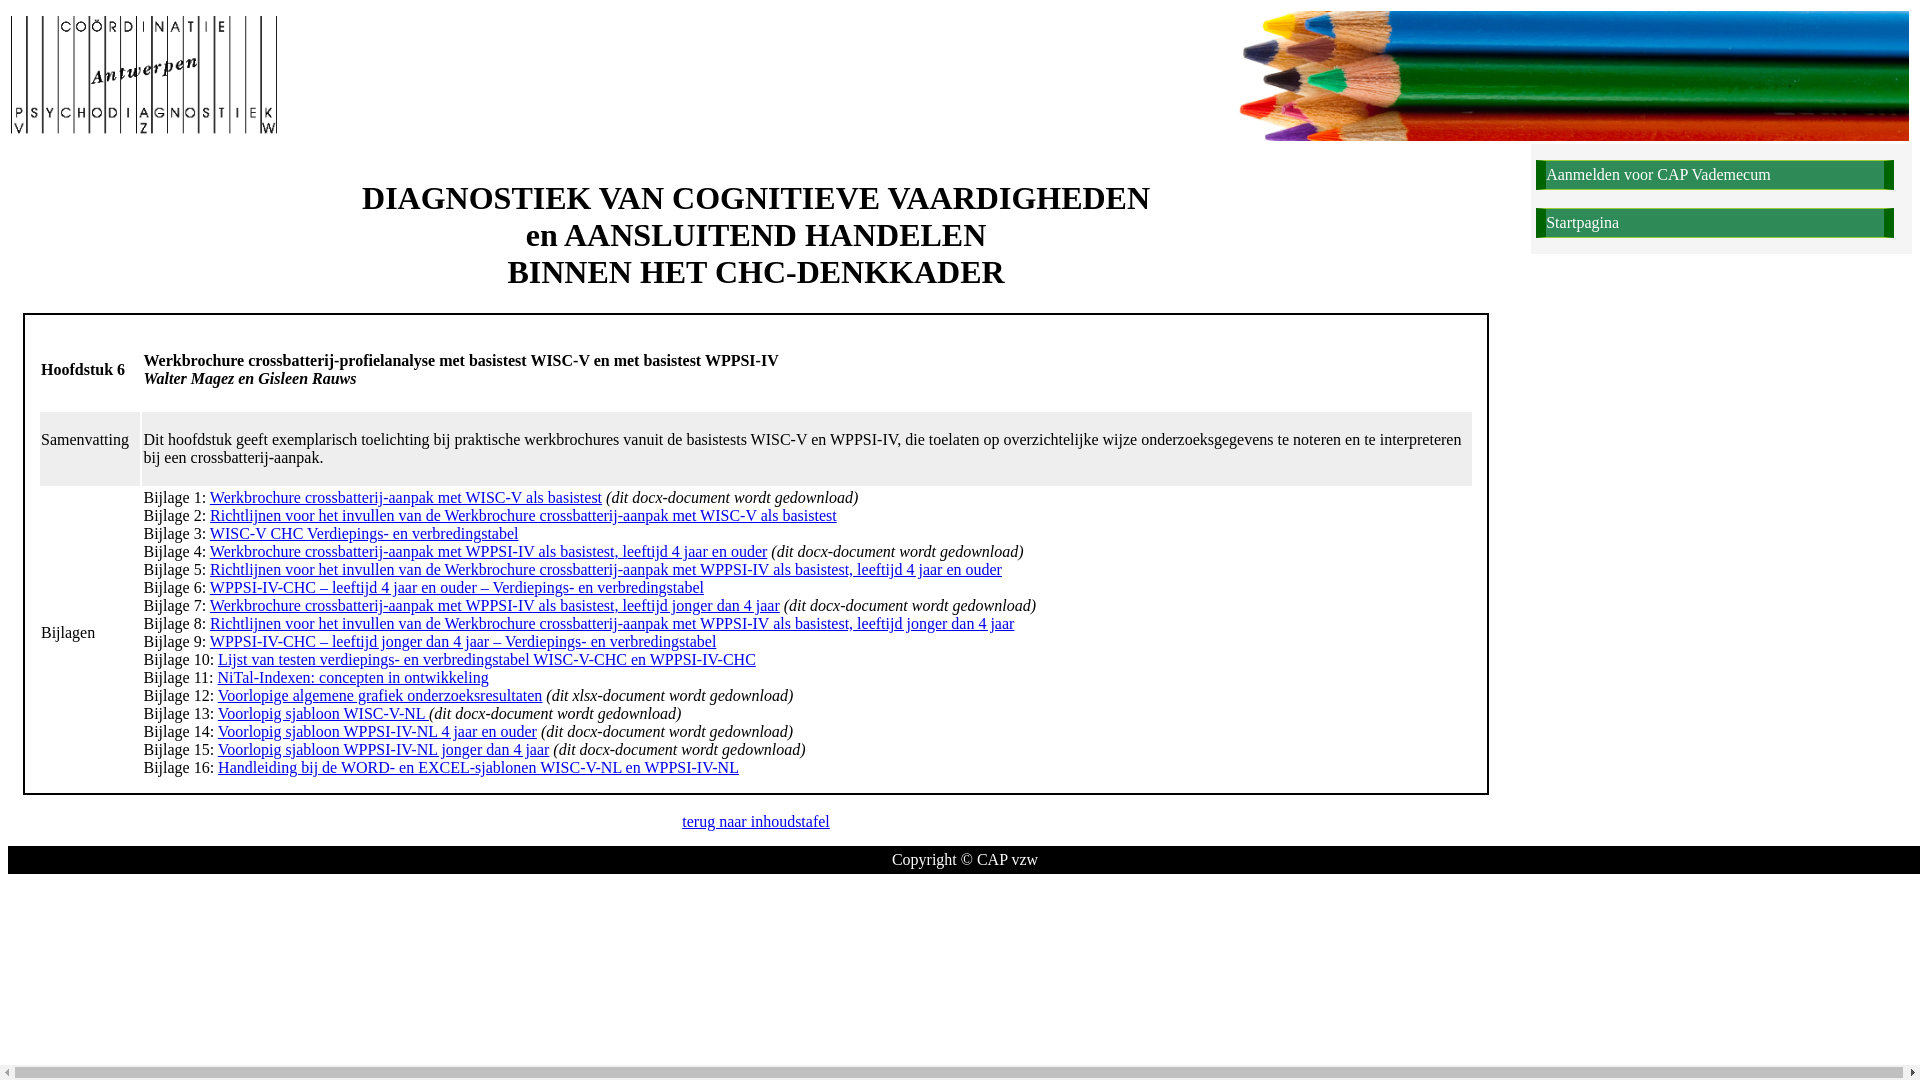  I want to click on 'Aanmelden voor CAP Vademecum', so click(1535, 173).